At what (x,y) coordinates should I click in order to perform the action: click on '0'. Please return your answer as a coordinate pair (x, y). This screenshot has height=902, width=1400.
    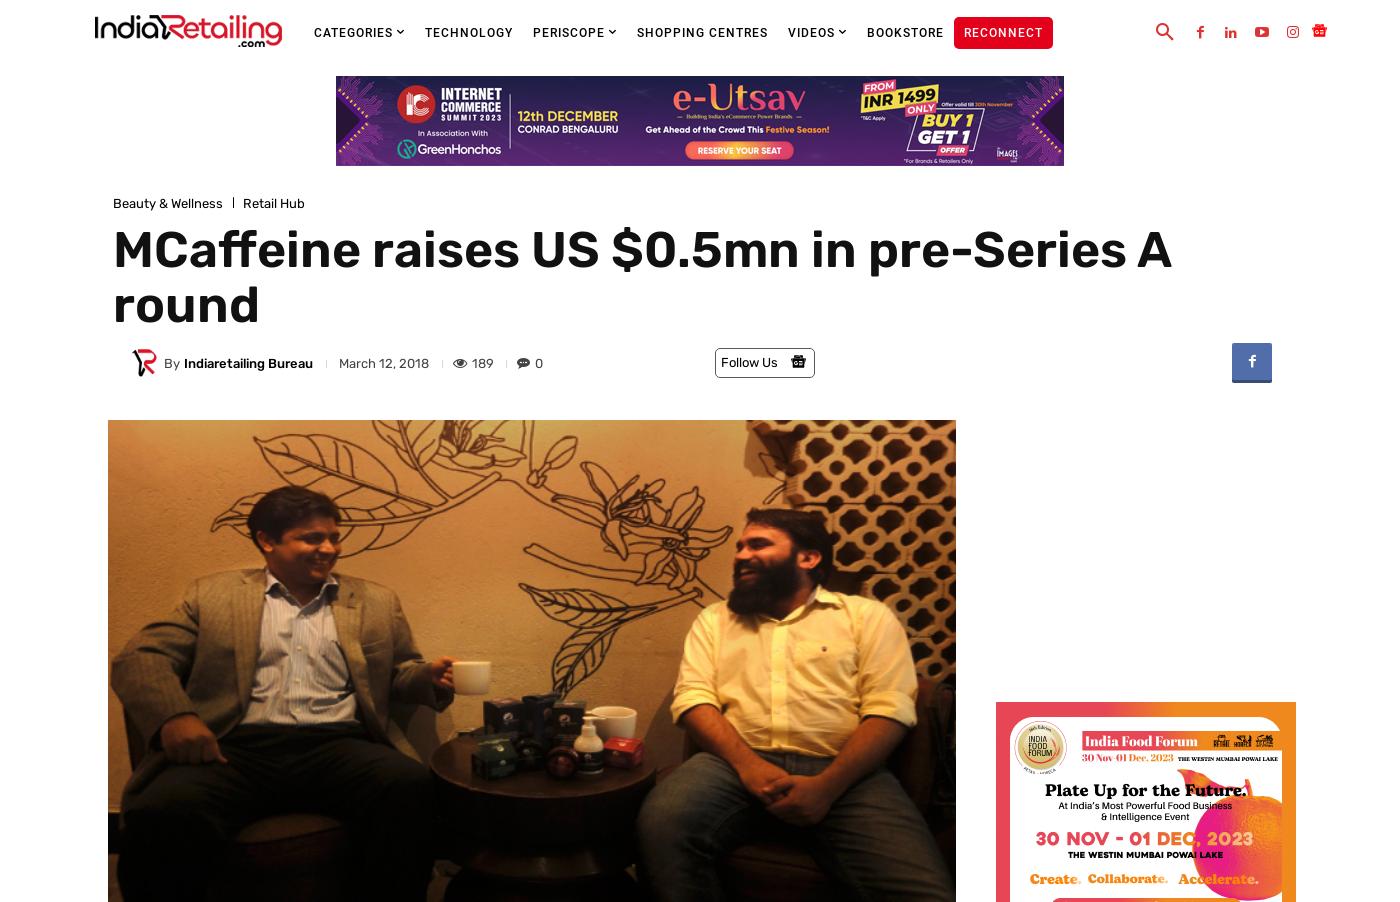
    Looking at the image, I should click on (534, 361).